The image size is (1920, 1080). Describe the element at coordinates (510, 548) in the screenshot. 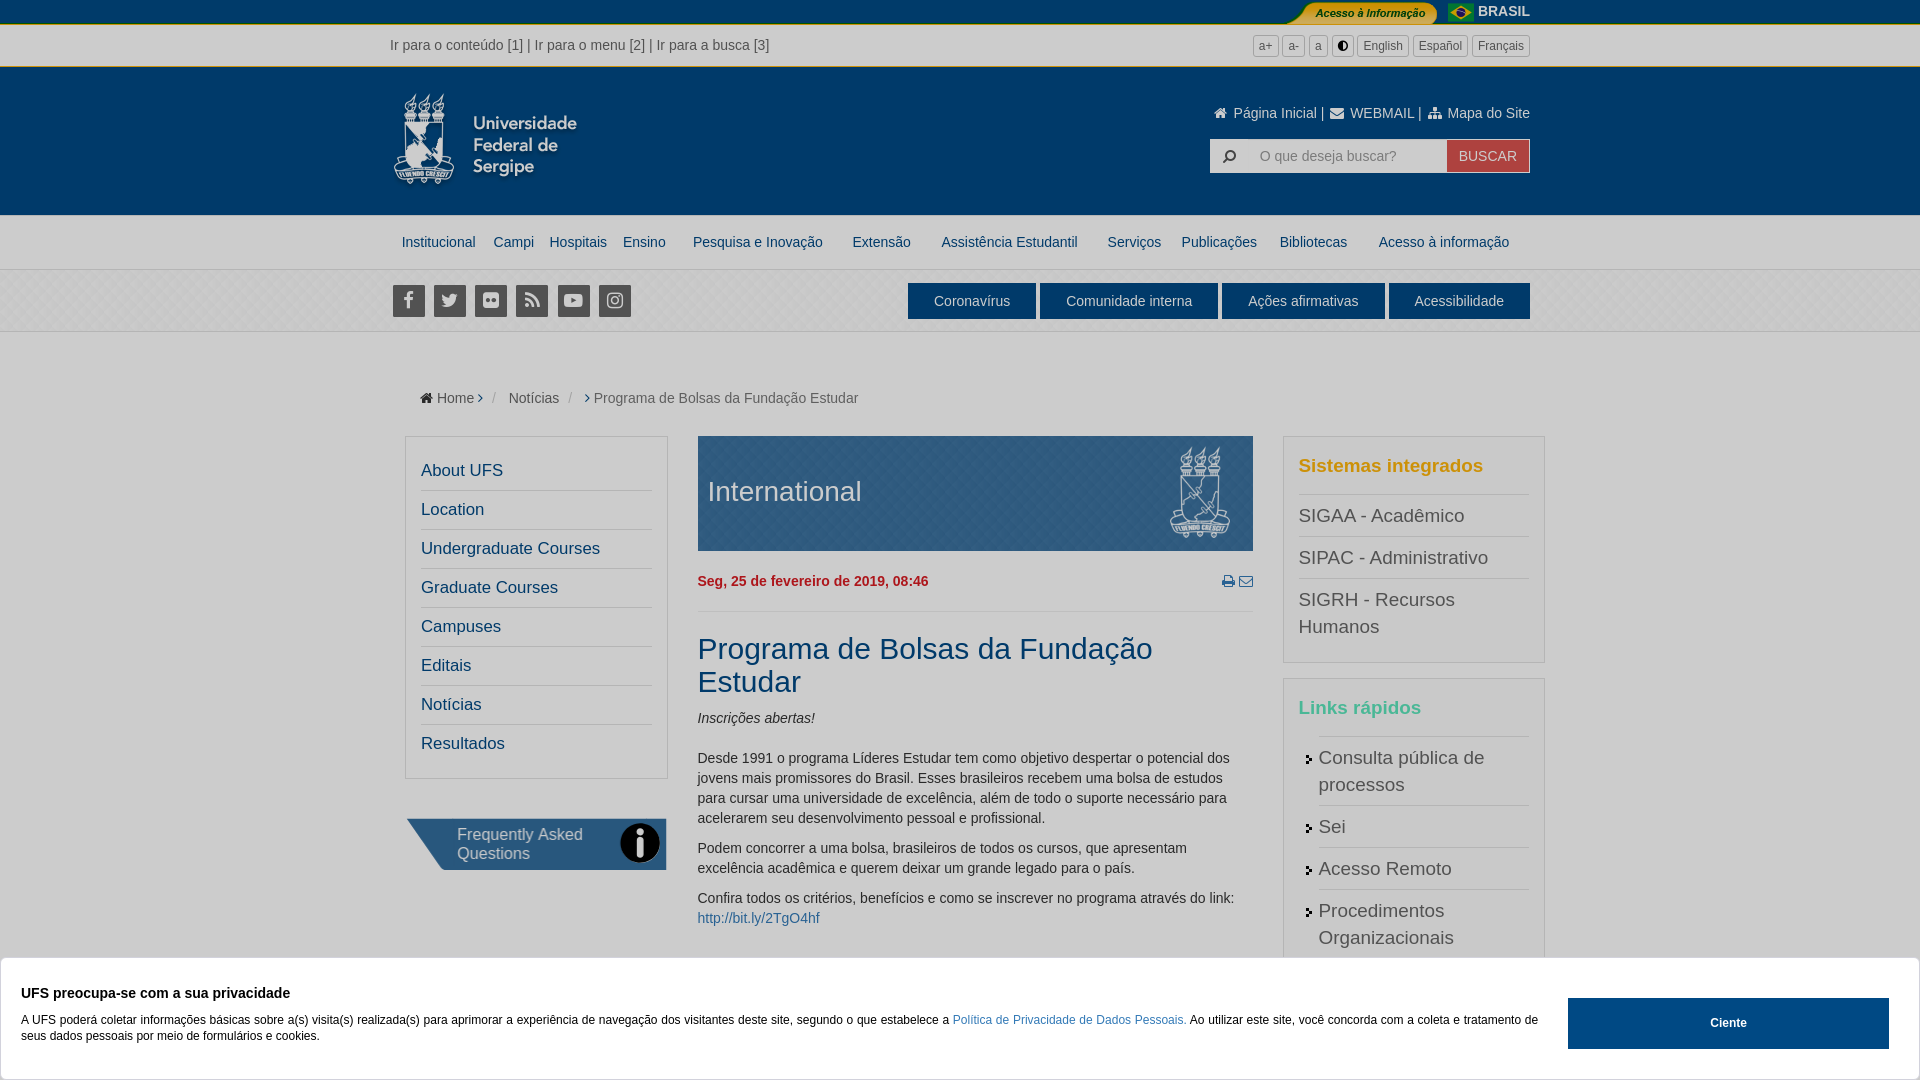

I see `'Undergraduate Courses'` at that location.